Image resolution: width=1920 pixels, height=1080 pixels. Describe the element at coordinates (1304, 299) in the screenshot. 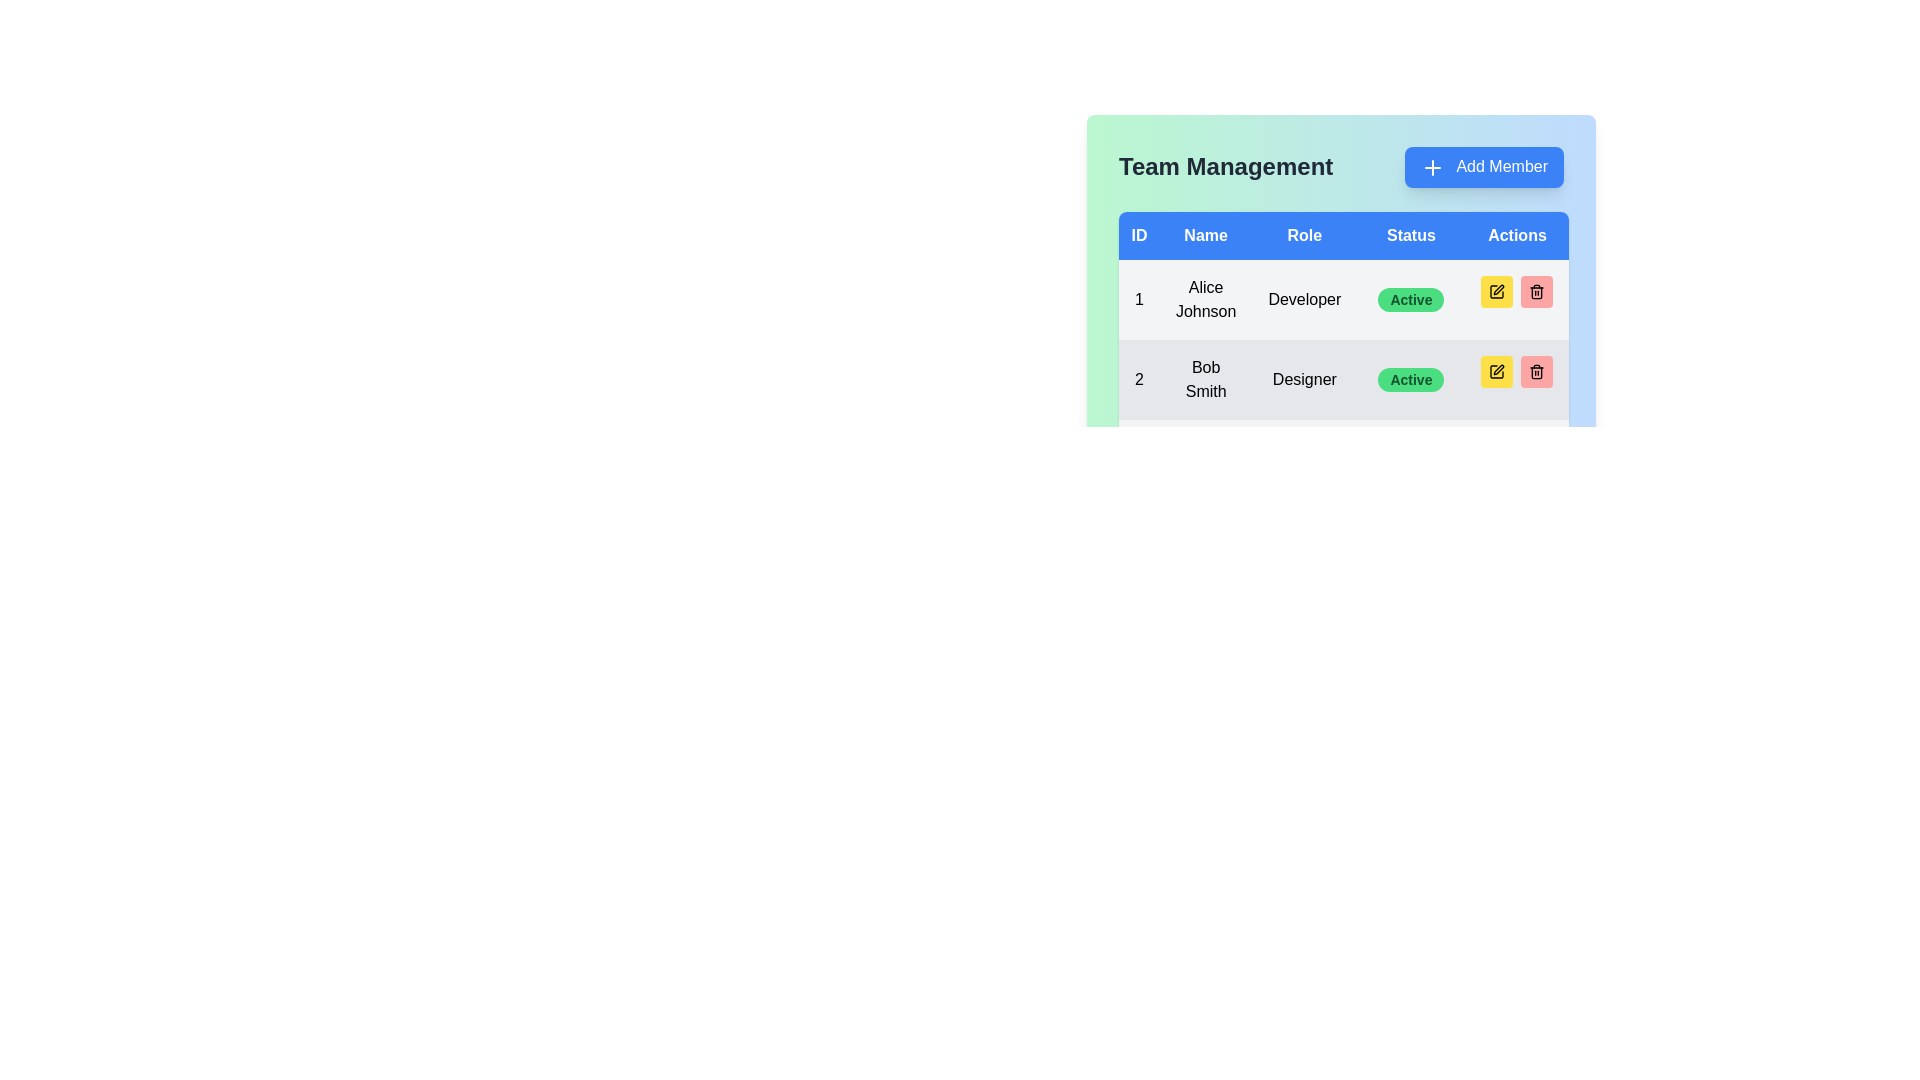

I see `the static text label displaying 'Developer' for the team member Alice Johnson in the role column of the table` at that location.